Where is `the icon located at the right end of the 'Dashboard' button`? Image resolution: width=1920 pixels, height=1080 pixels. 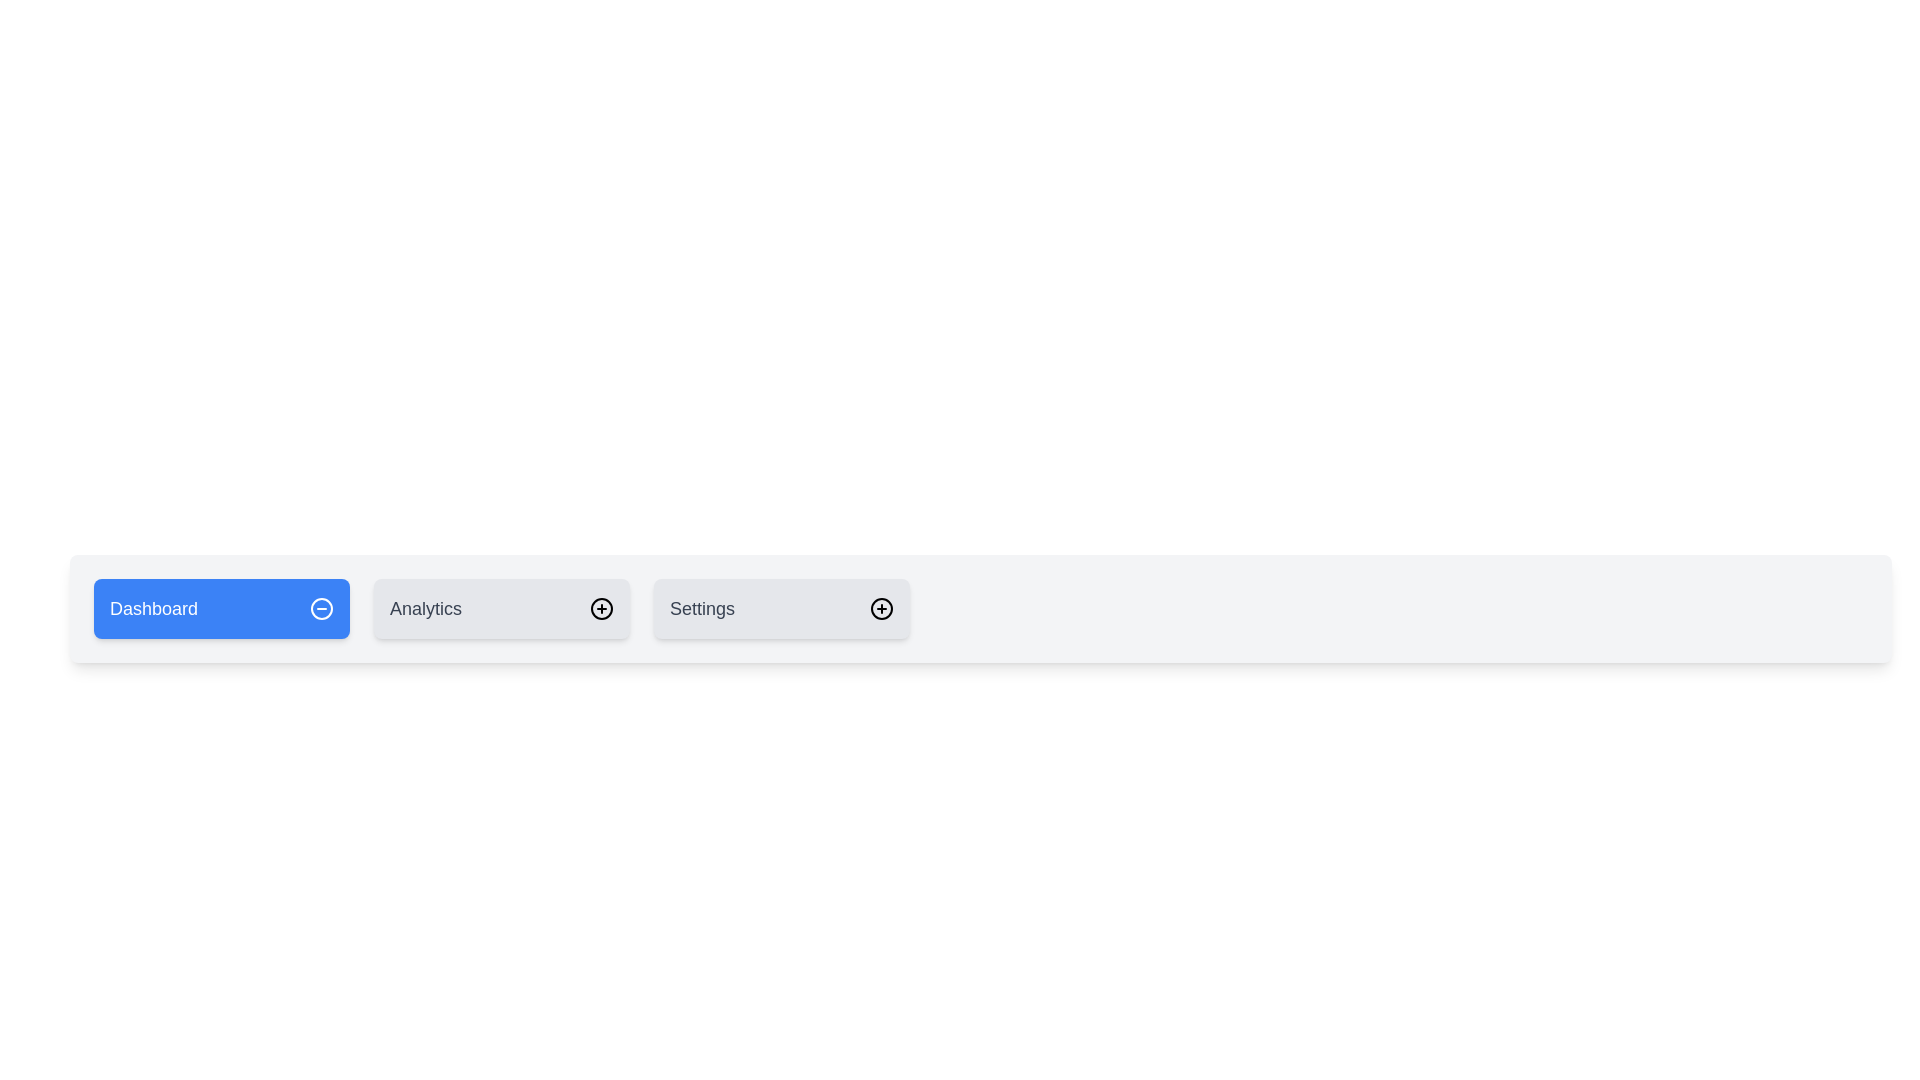 the icon located at the right end of the 'Dashboard' button is located at coordinates (321, 608).